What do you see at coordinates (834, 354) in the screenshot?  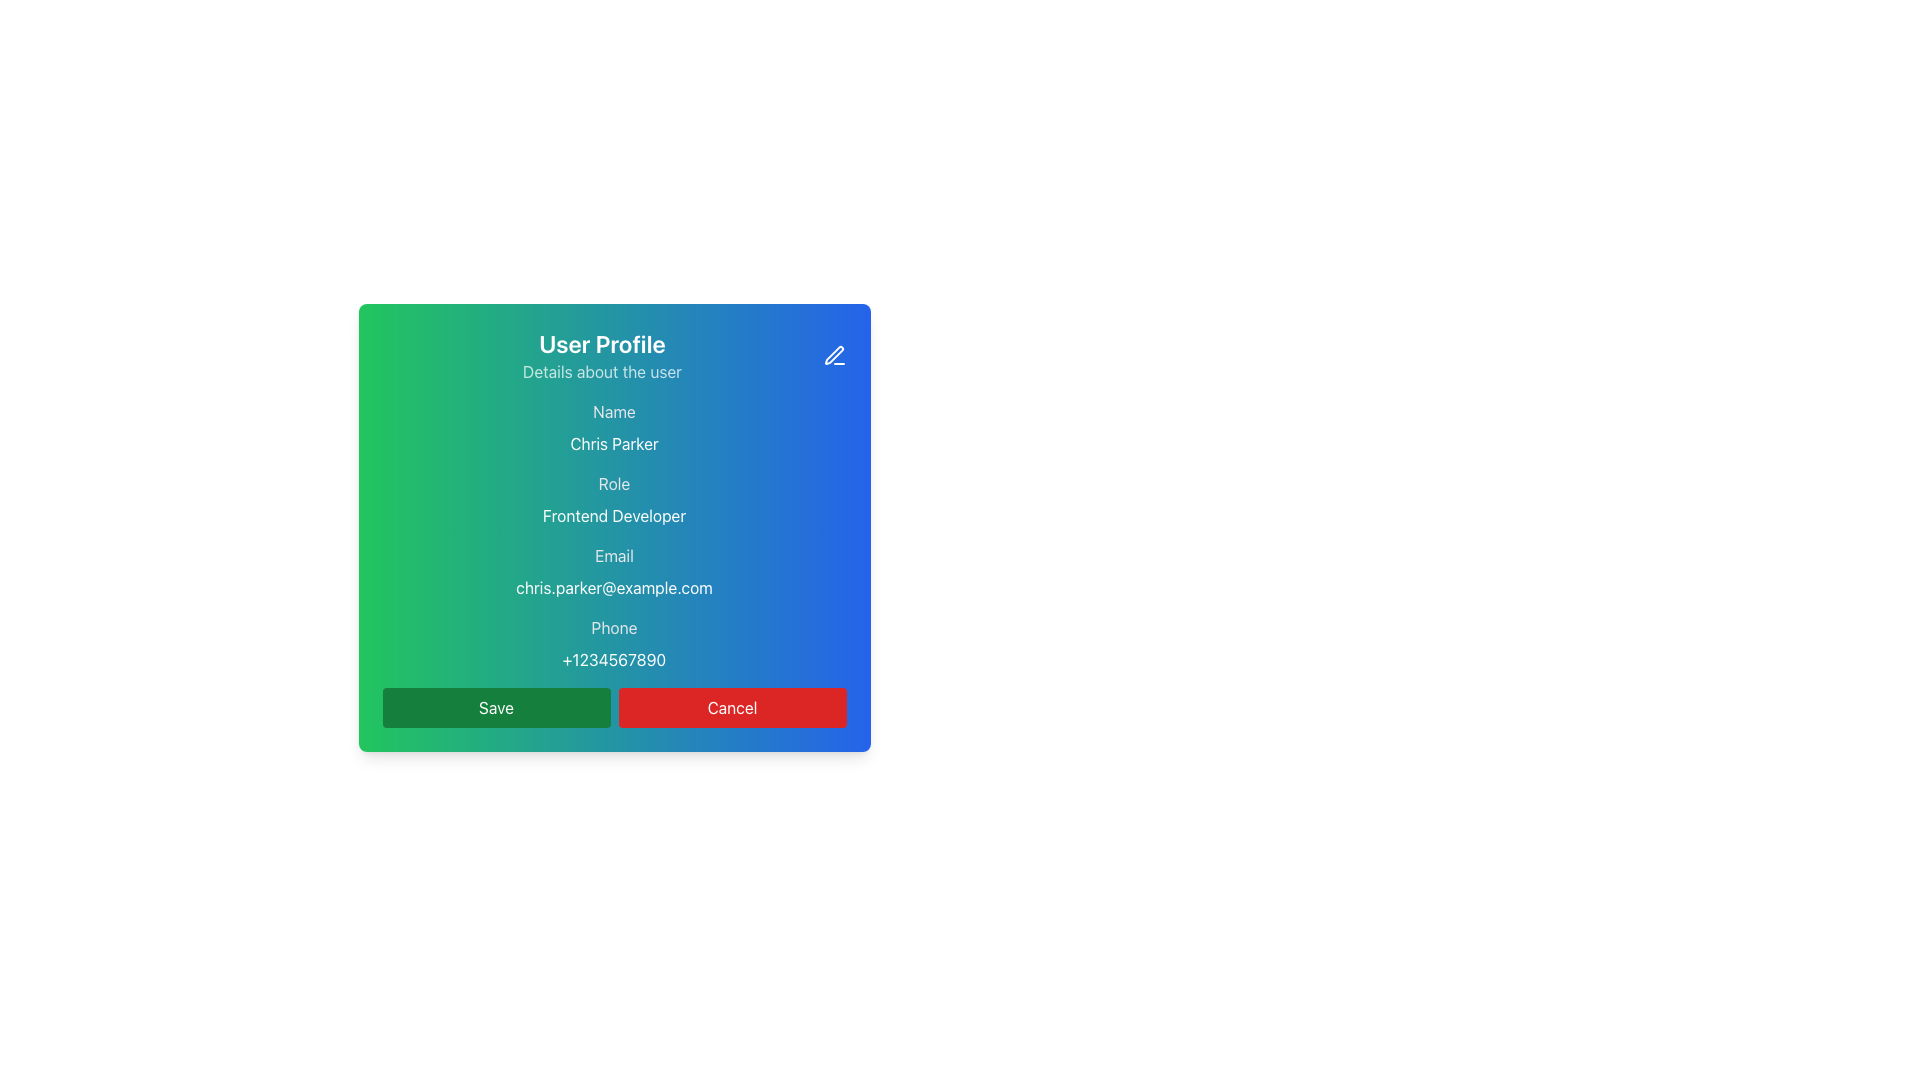 I see `the pen icon located at the top-right corner of the user information card` at bounding box center [834, 354].